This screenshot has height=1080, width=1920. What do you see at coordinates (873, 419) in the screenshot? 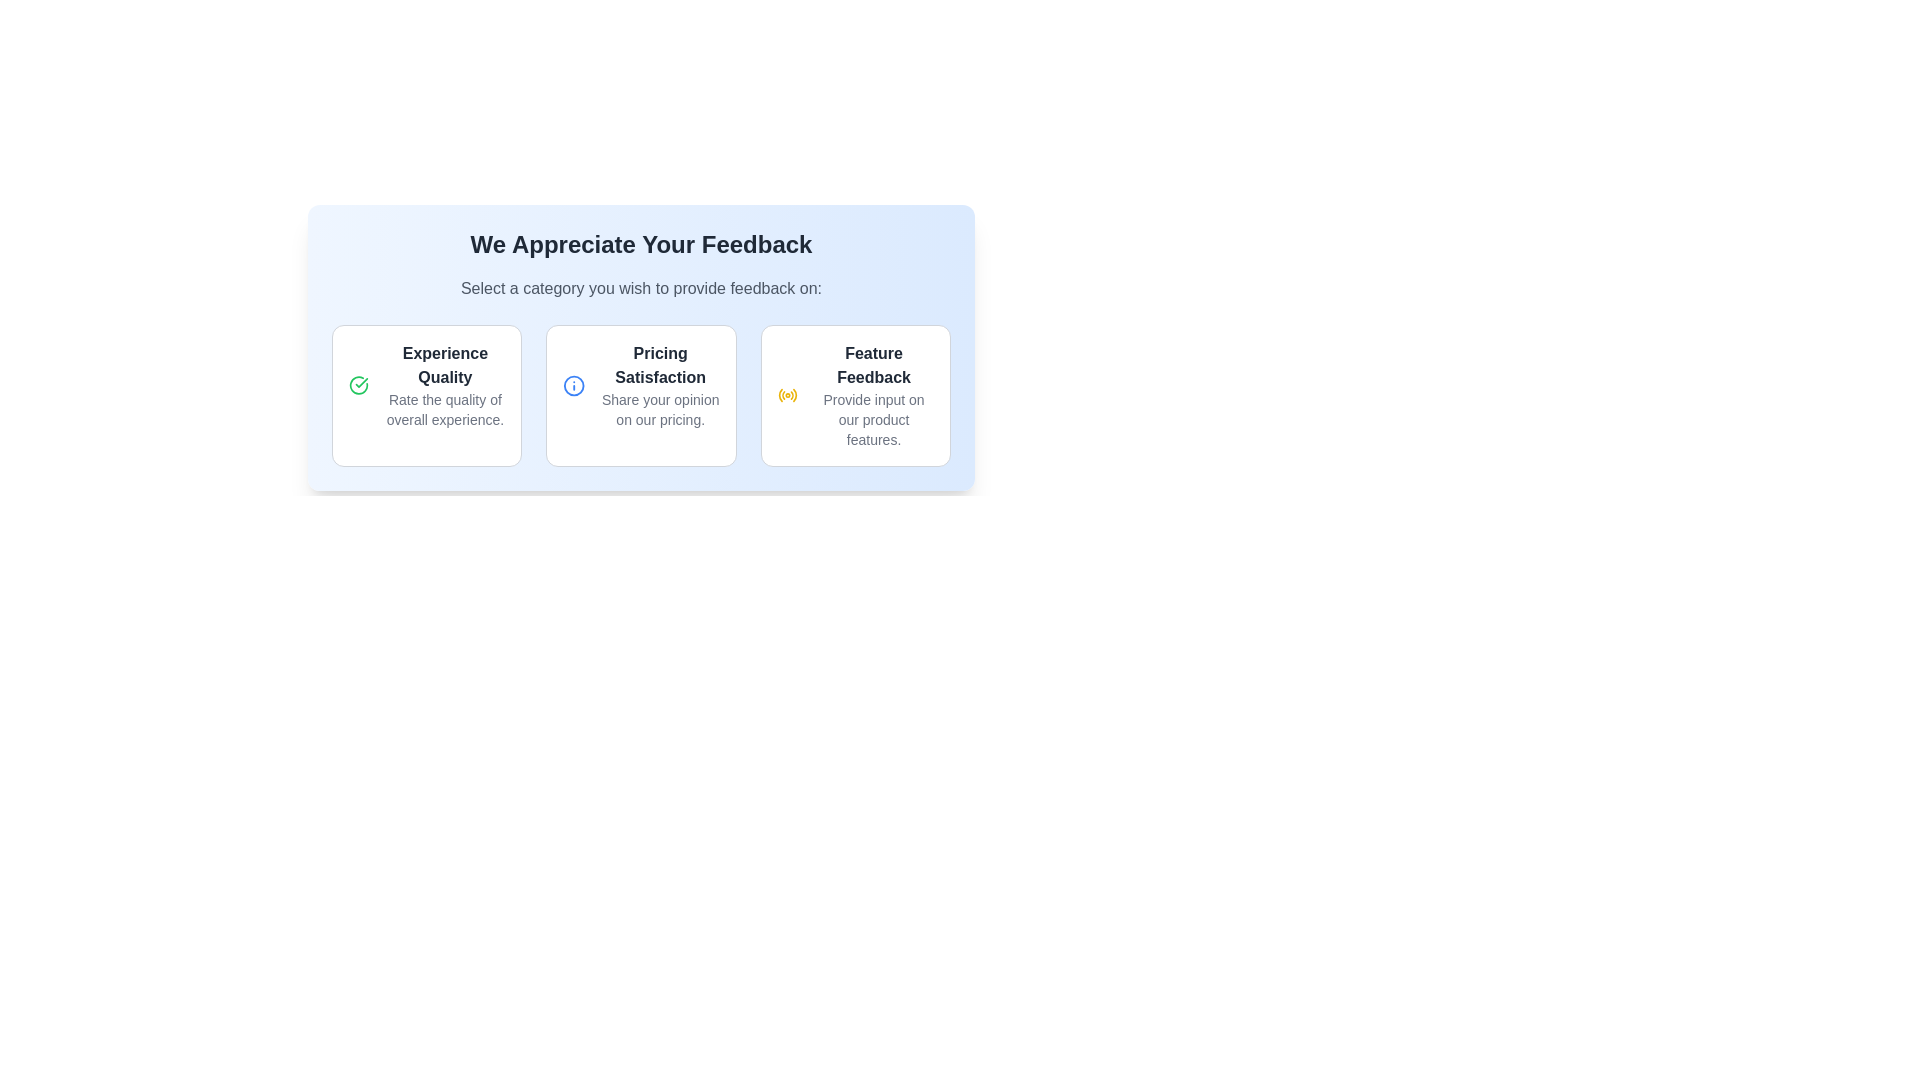
I see `the highlighted text element reading 'Provide input on our product features.' located beneath the 'Feature Feedback' title` at bounding box center [873, 419].